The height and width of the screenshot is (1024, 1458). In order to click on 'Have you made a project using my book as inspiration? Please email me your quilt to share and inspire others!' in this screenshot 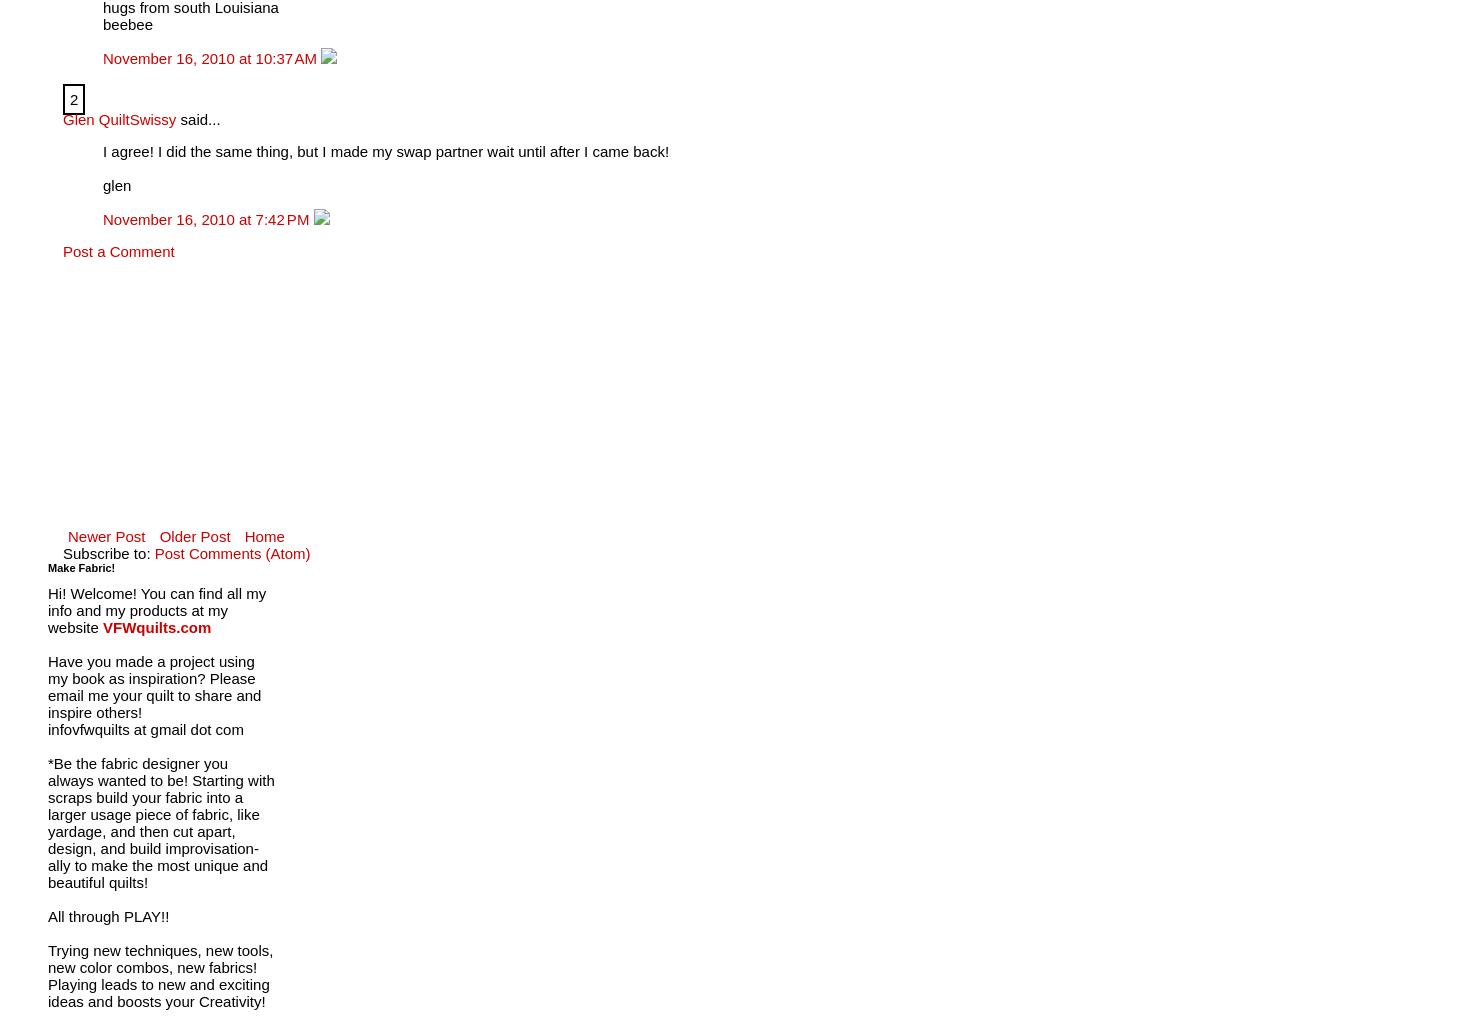, I will do `click(153, 685)`.